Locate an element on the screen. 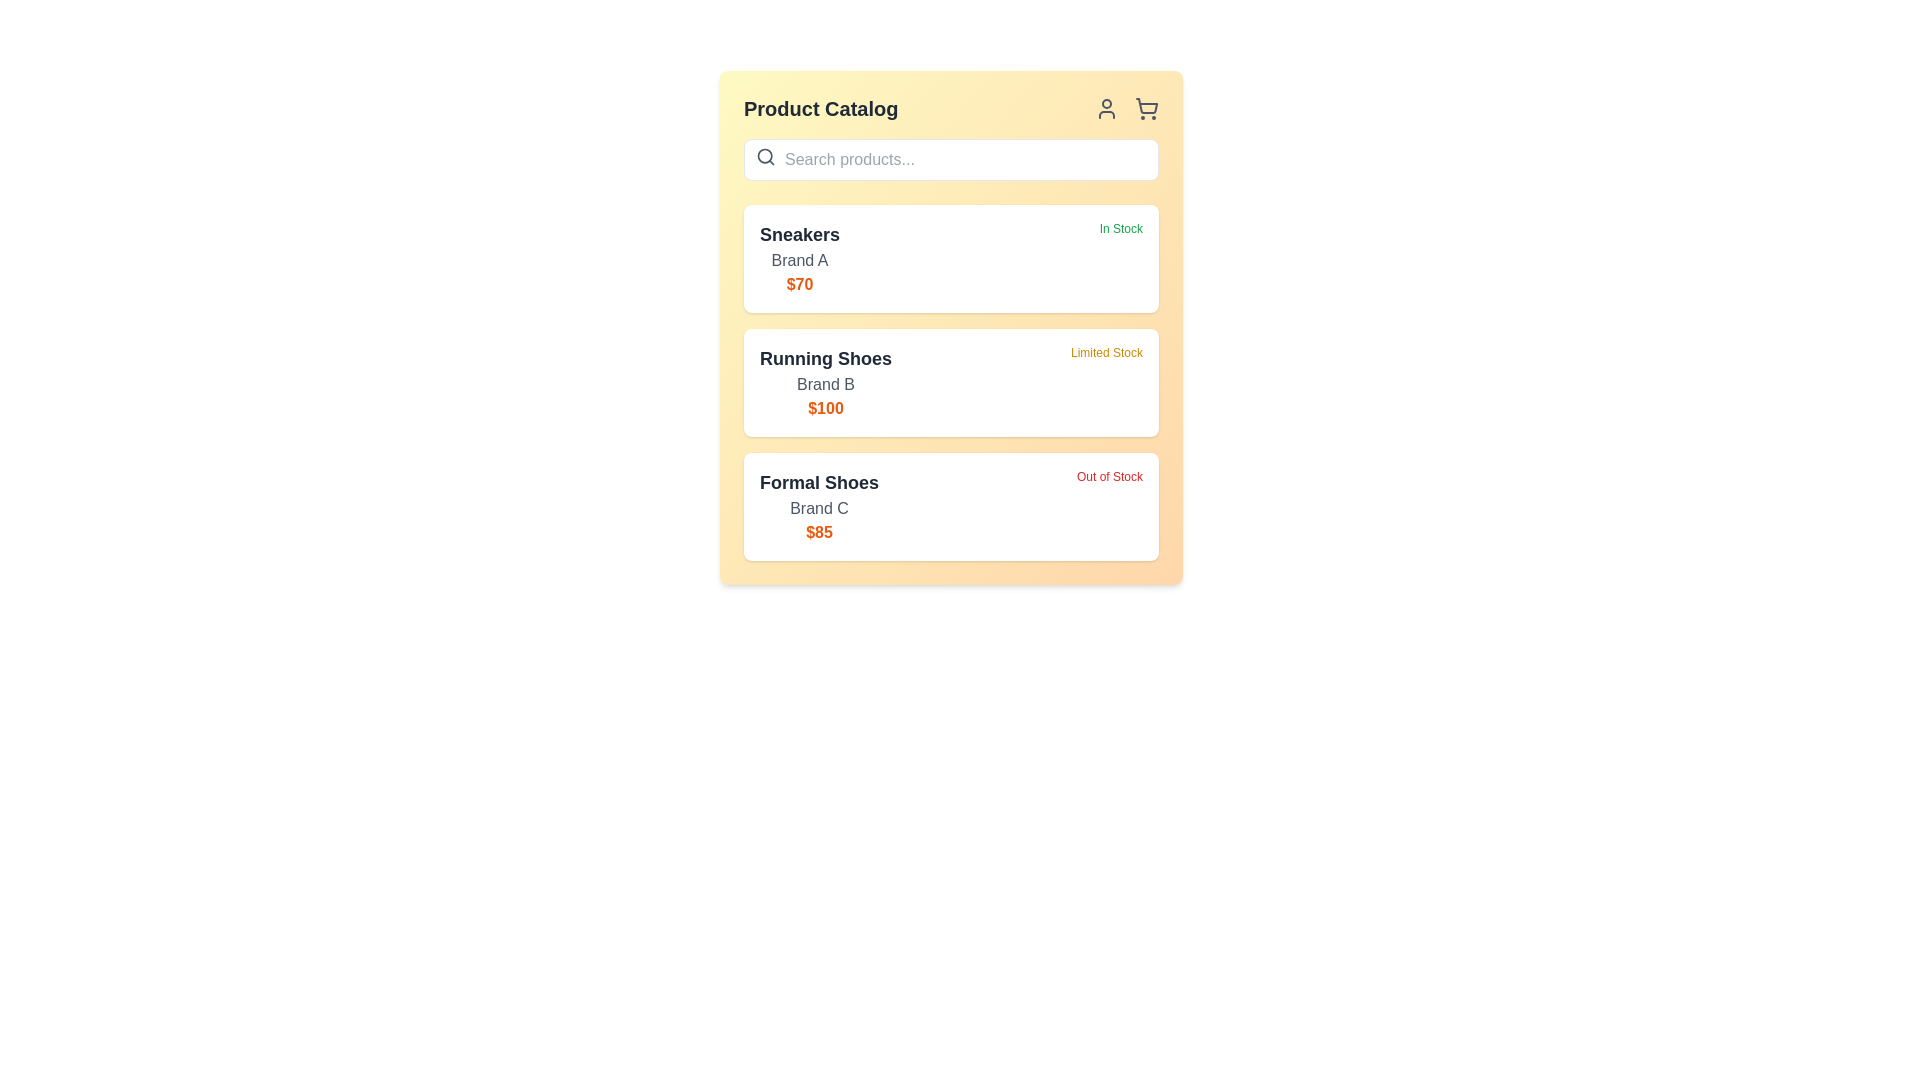  text content of the label indicating the brand name associated with the product, located below the 'Sneakers' title and above the '$70' price tag in the first product item of the catalog is located at coordinates (800, 260).